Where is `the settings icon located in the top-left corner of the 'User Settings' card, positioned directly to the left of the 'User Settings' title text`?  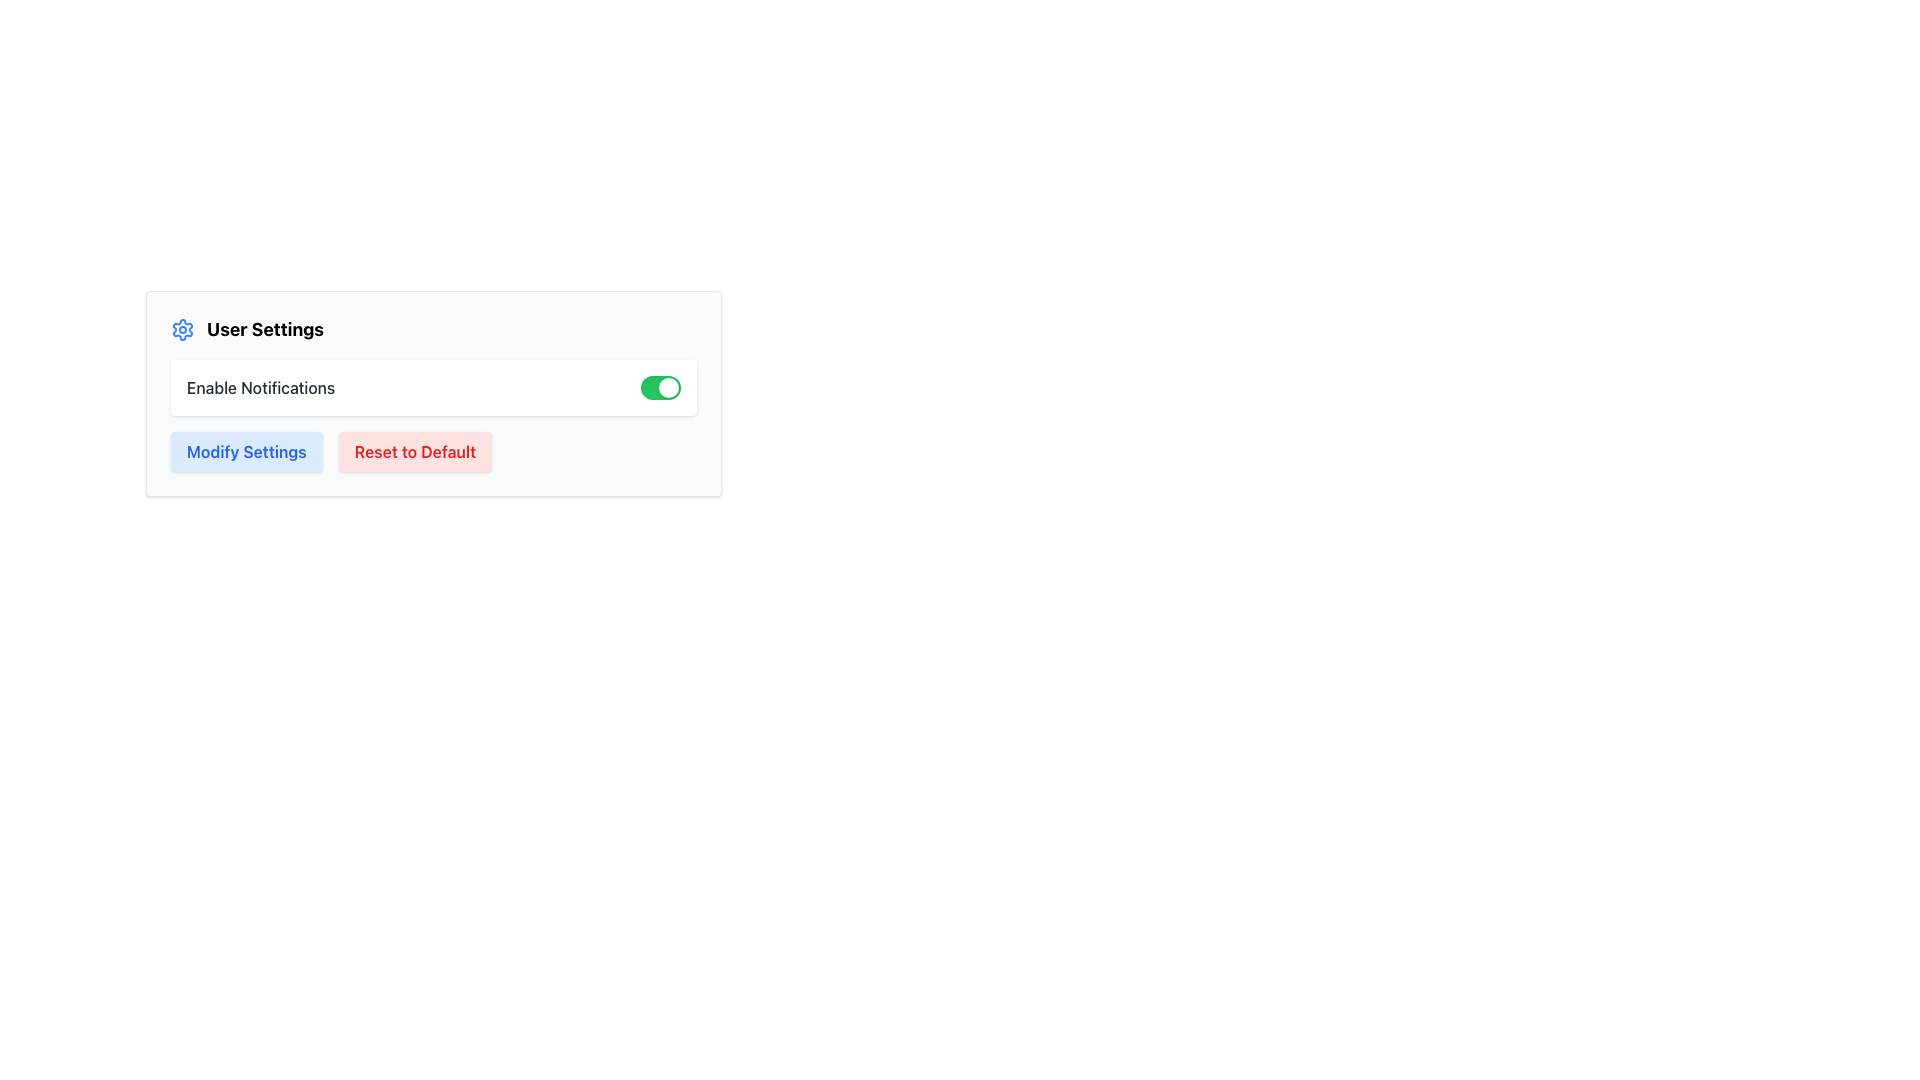 the settings icon located in the top-left corner of the 'User Settings' card, positioned directly to the left of the 'User Settings' title text is located at coordinates (182, 329).